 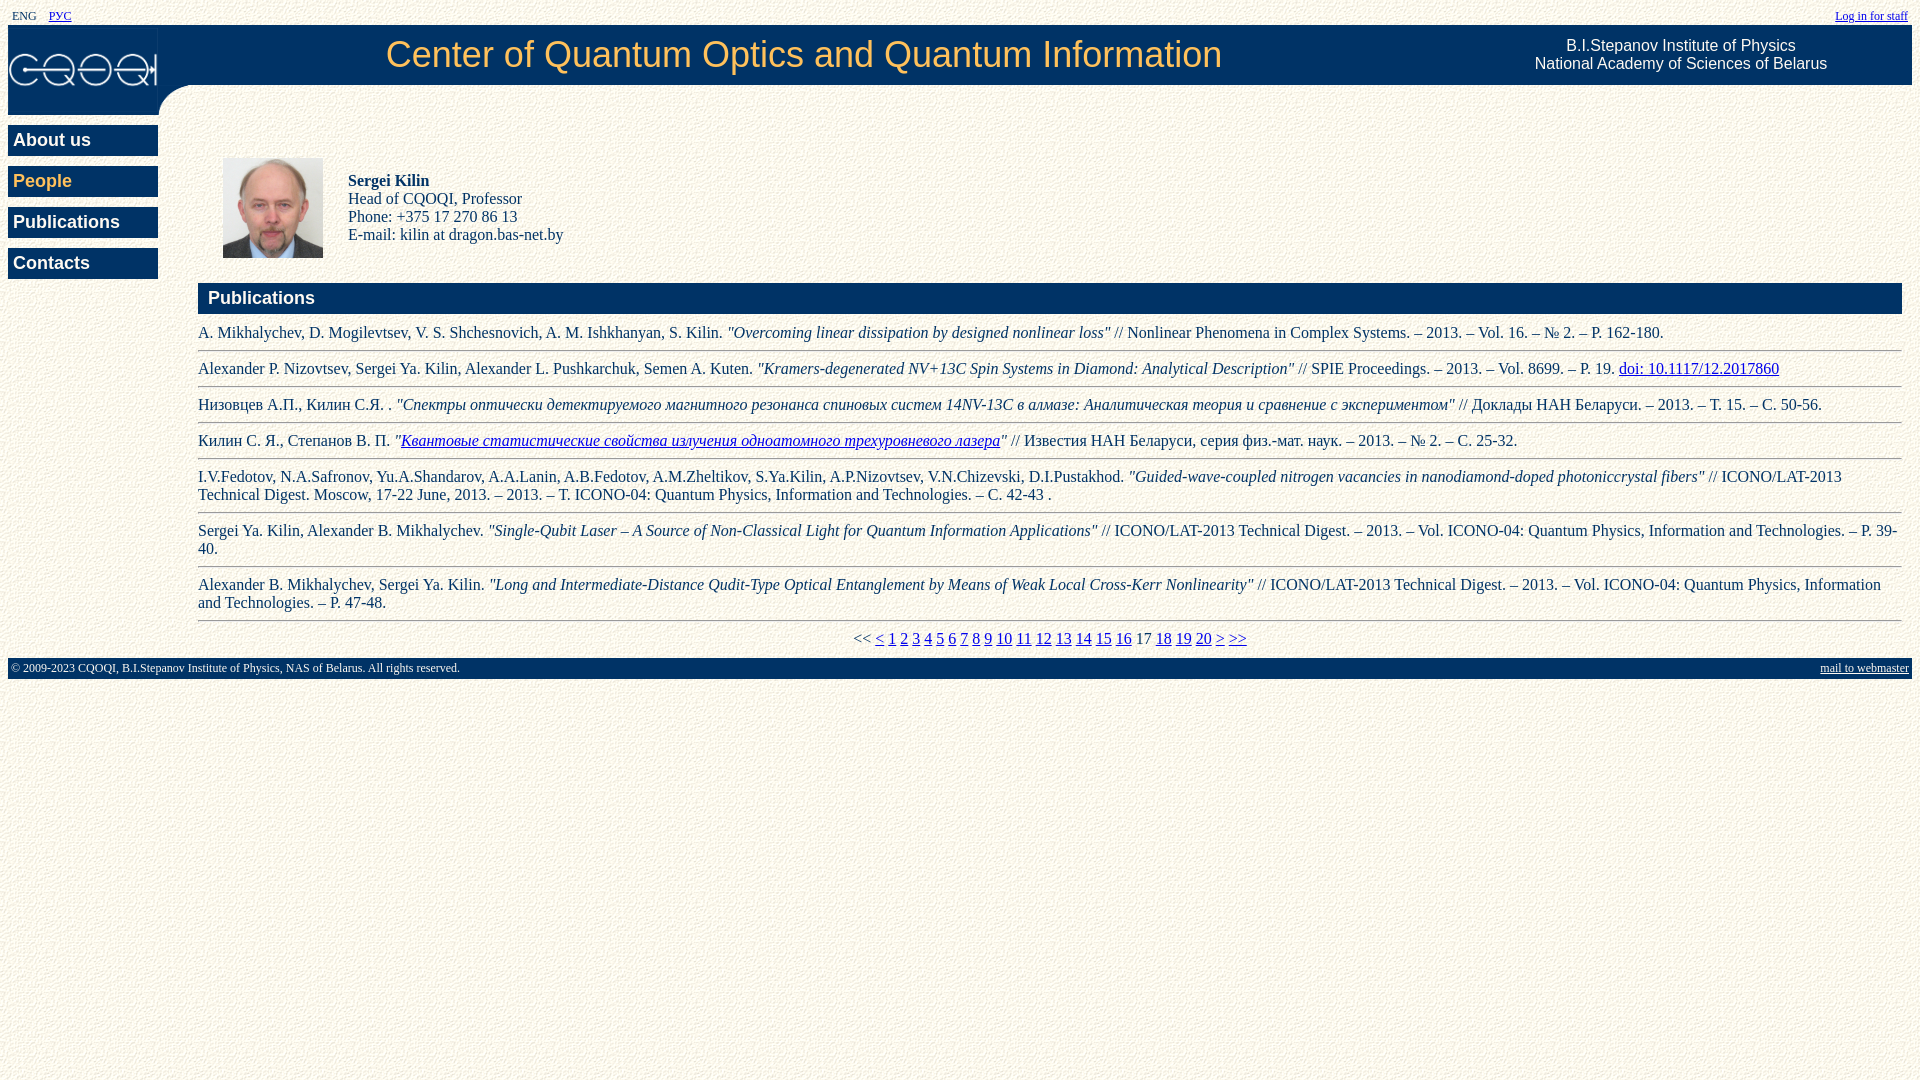 What do you see at coordinates (1103, 638) in the screenshot?
I see `'15'` at bounding box center [1103, 638].